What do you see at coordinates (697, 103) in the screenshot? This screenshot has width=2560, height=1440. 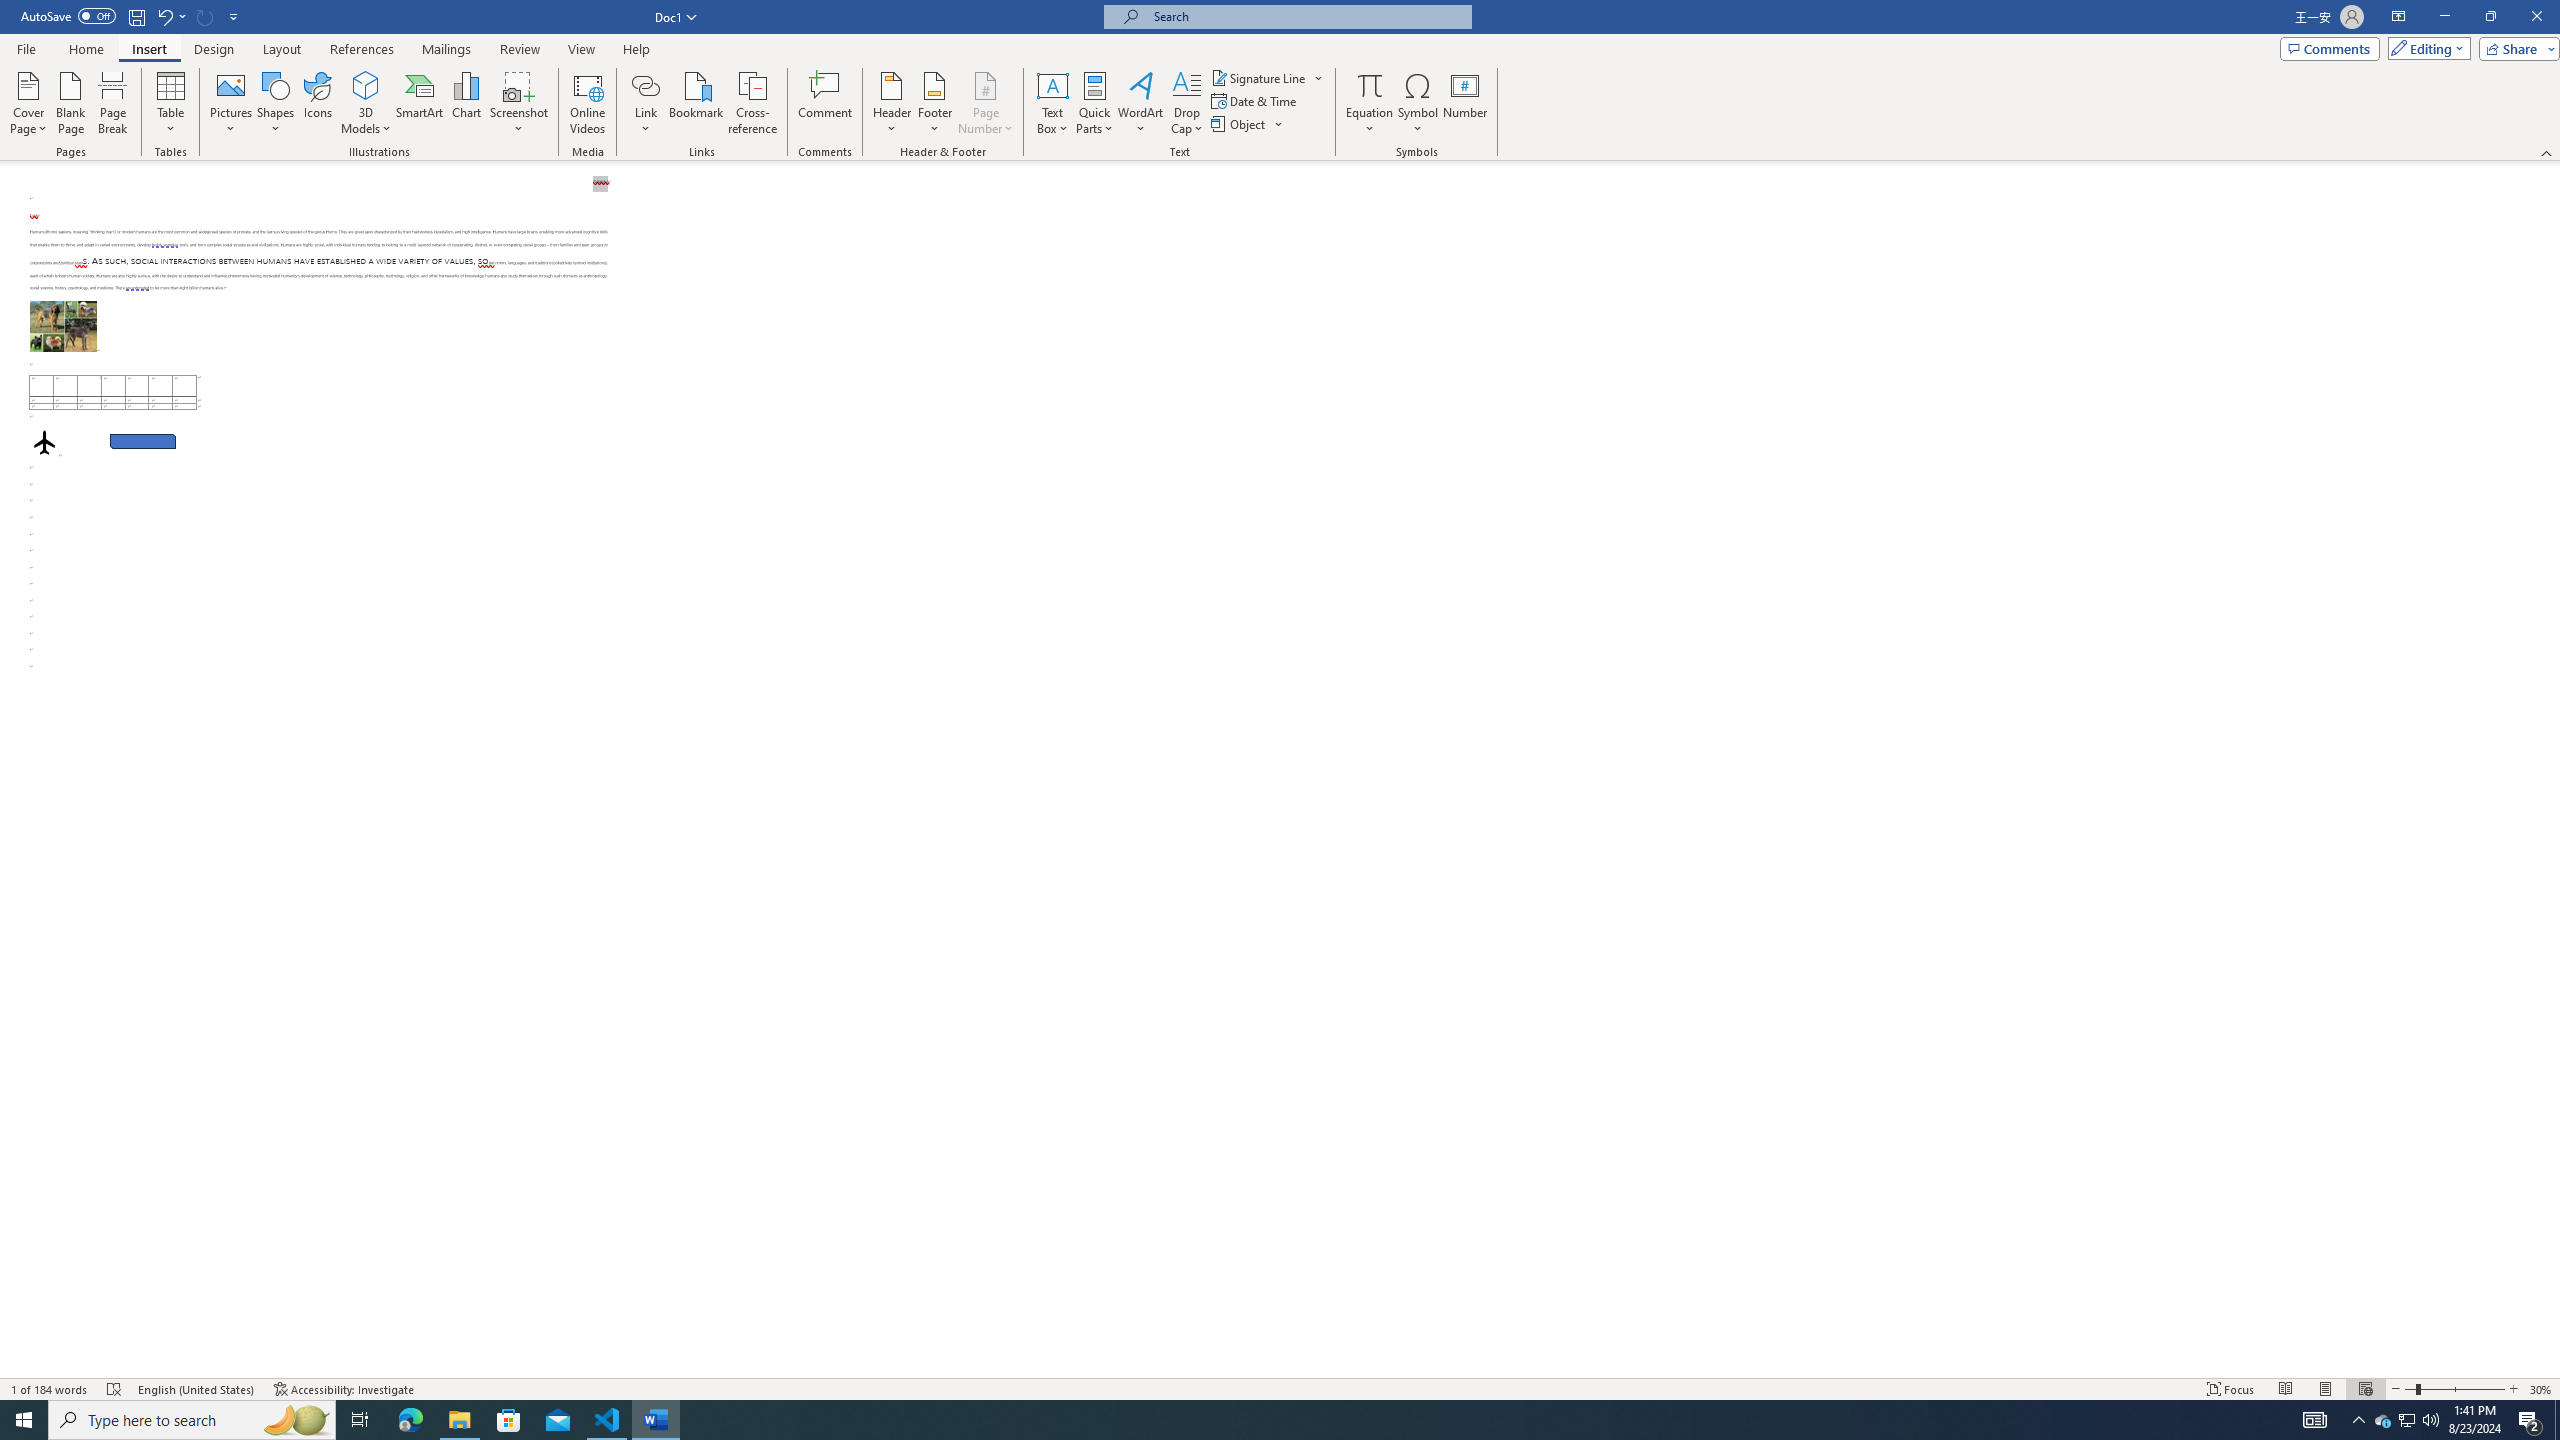 I see `'Bookmark...'` at bounding box center [697, 103].